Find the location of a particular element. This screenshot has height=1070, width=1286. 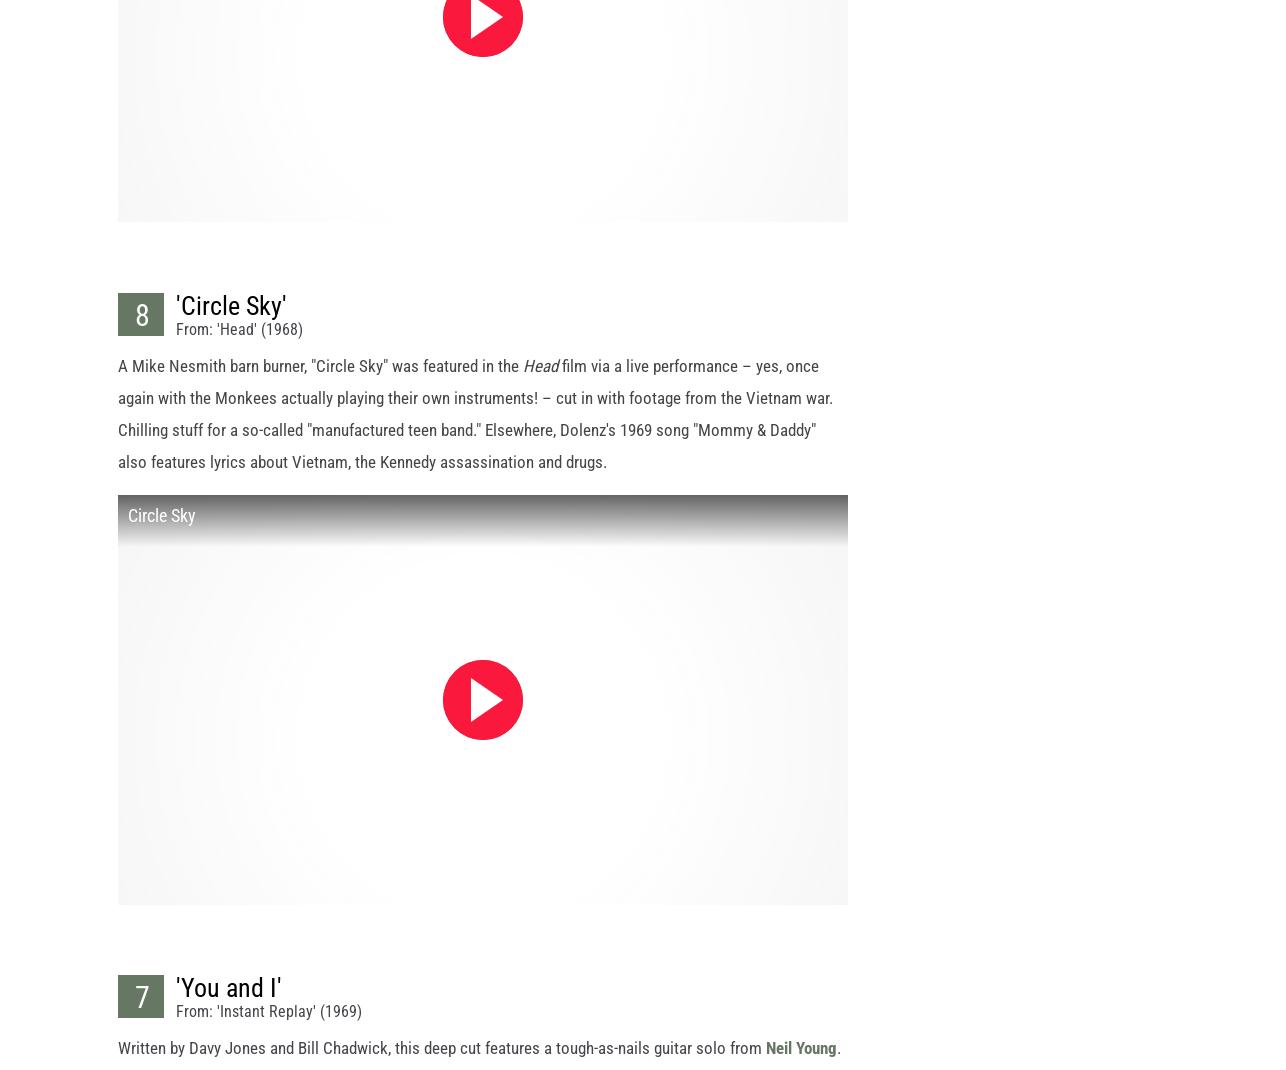

'Circle Sky' is located at coordinates (162, 532).